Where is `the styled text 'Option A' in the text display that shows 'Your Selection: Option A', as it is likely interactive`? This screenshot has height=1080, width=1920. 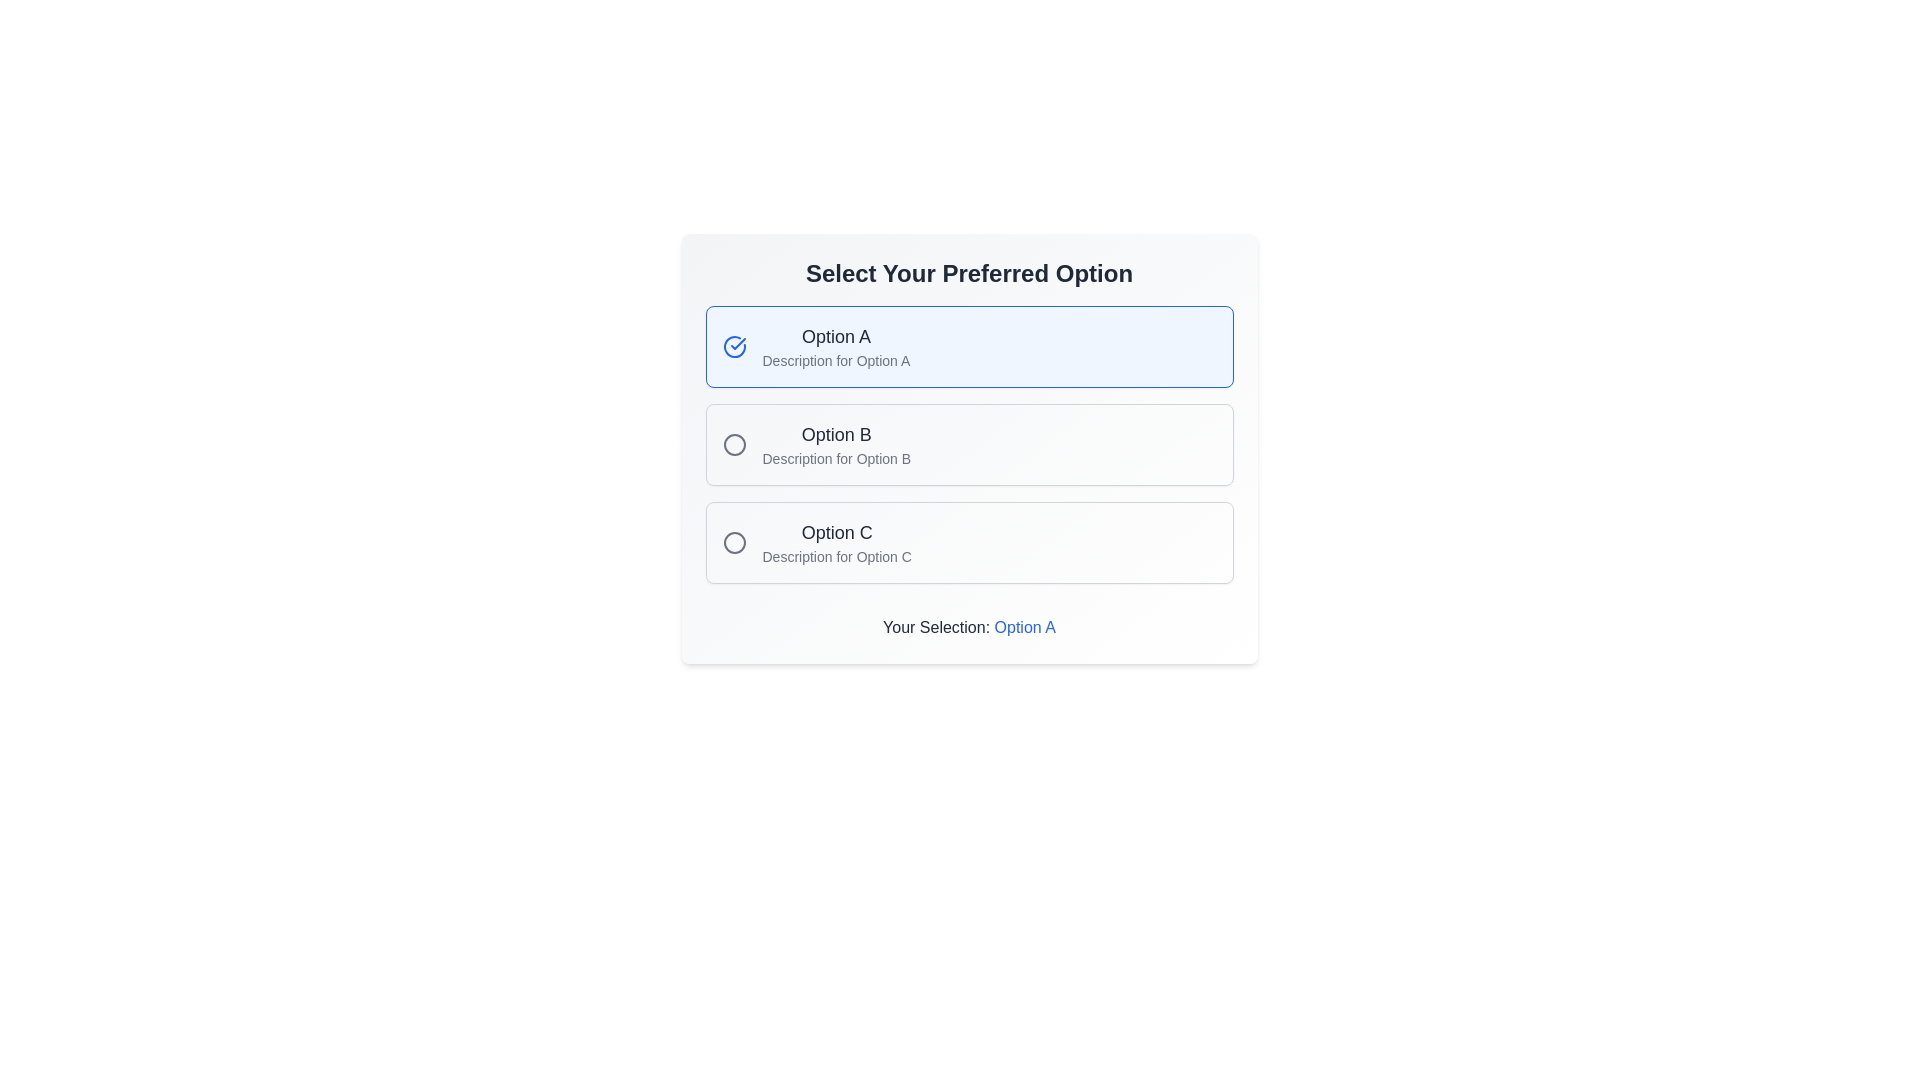 the styled text 'Option A' in the text display that shows 'Your Selection: Option A', as it is likely interactive is located at coordinates (969, 627).